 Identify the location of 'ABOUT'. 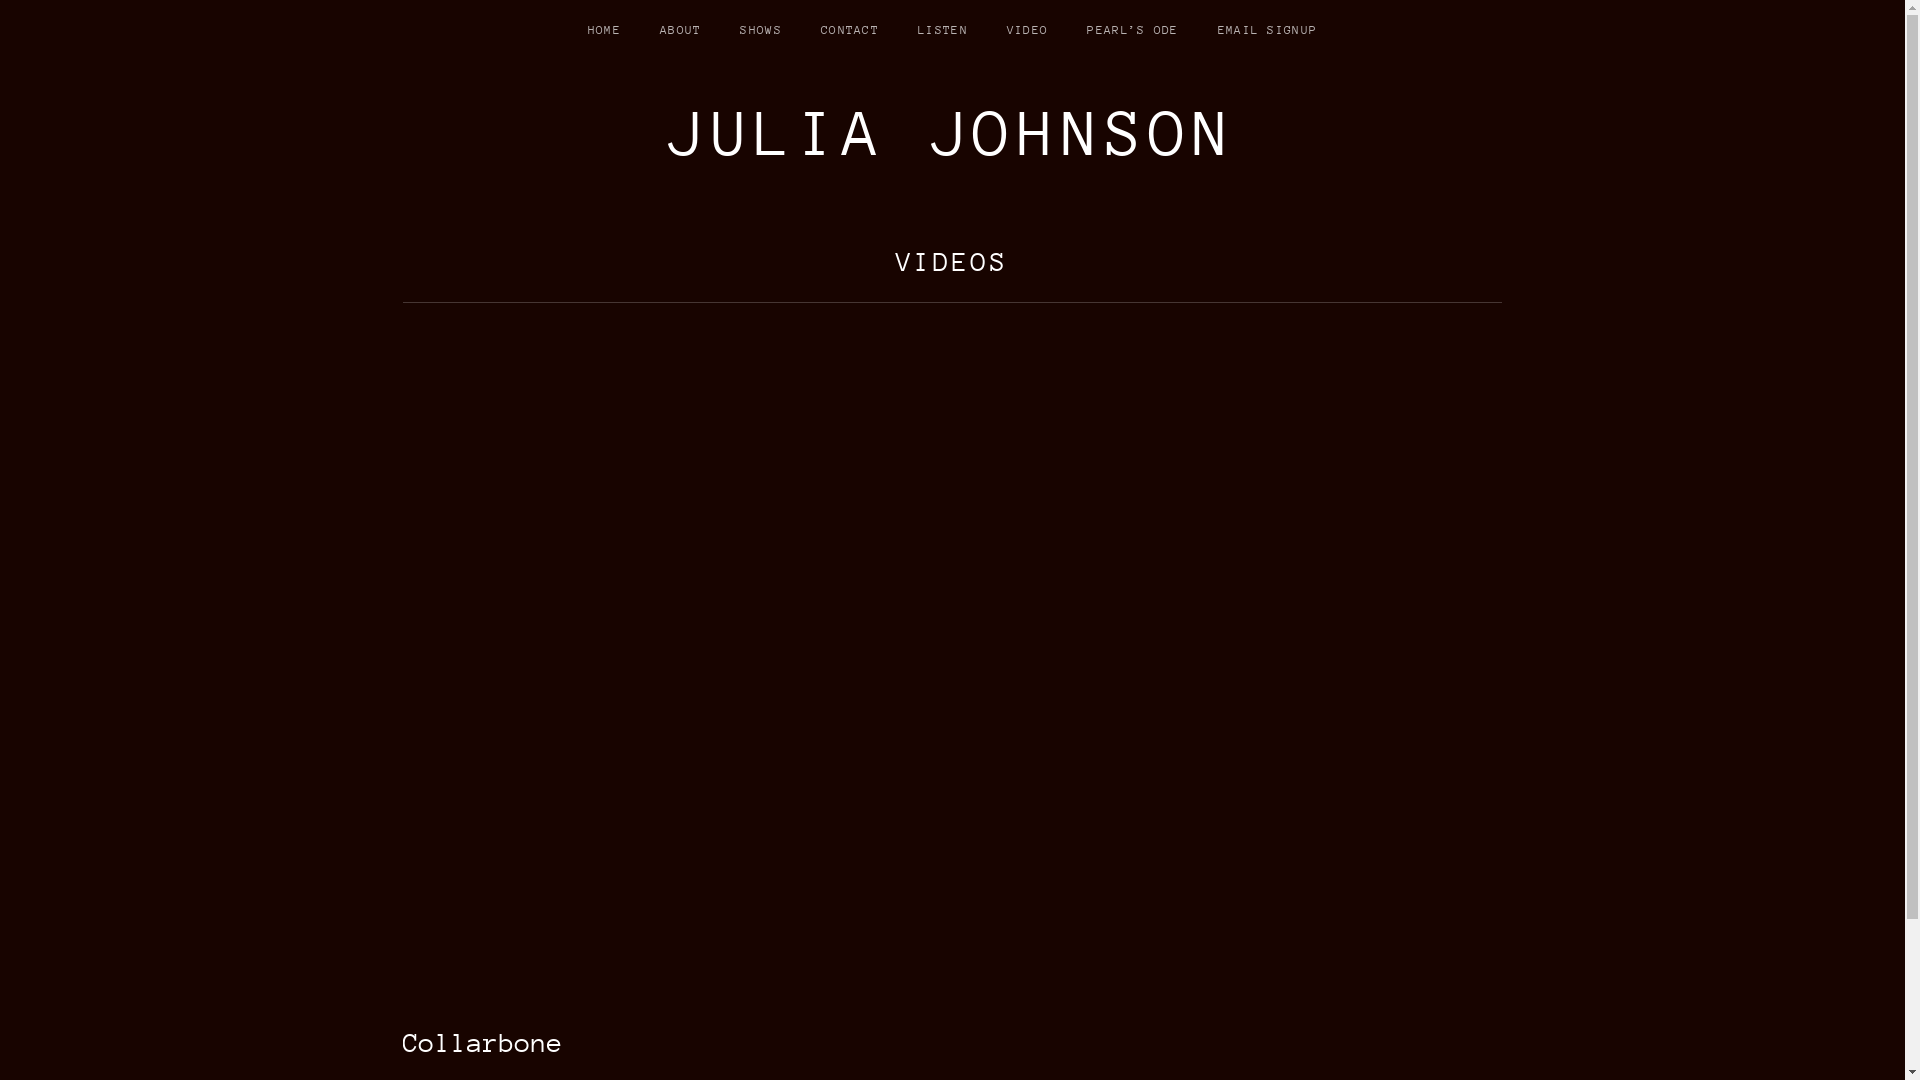
(681, 30).